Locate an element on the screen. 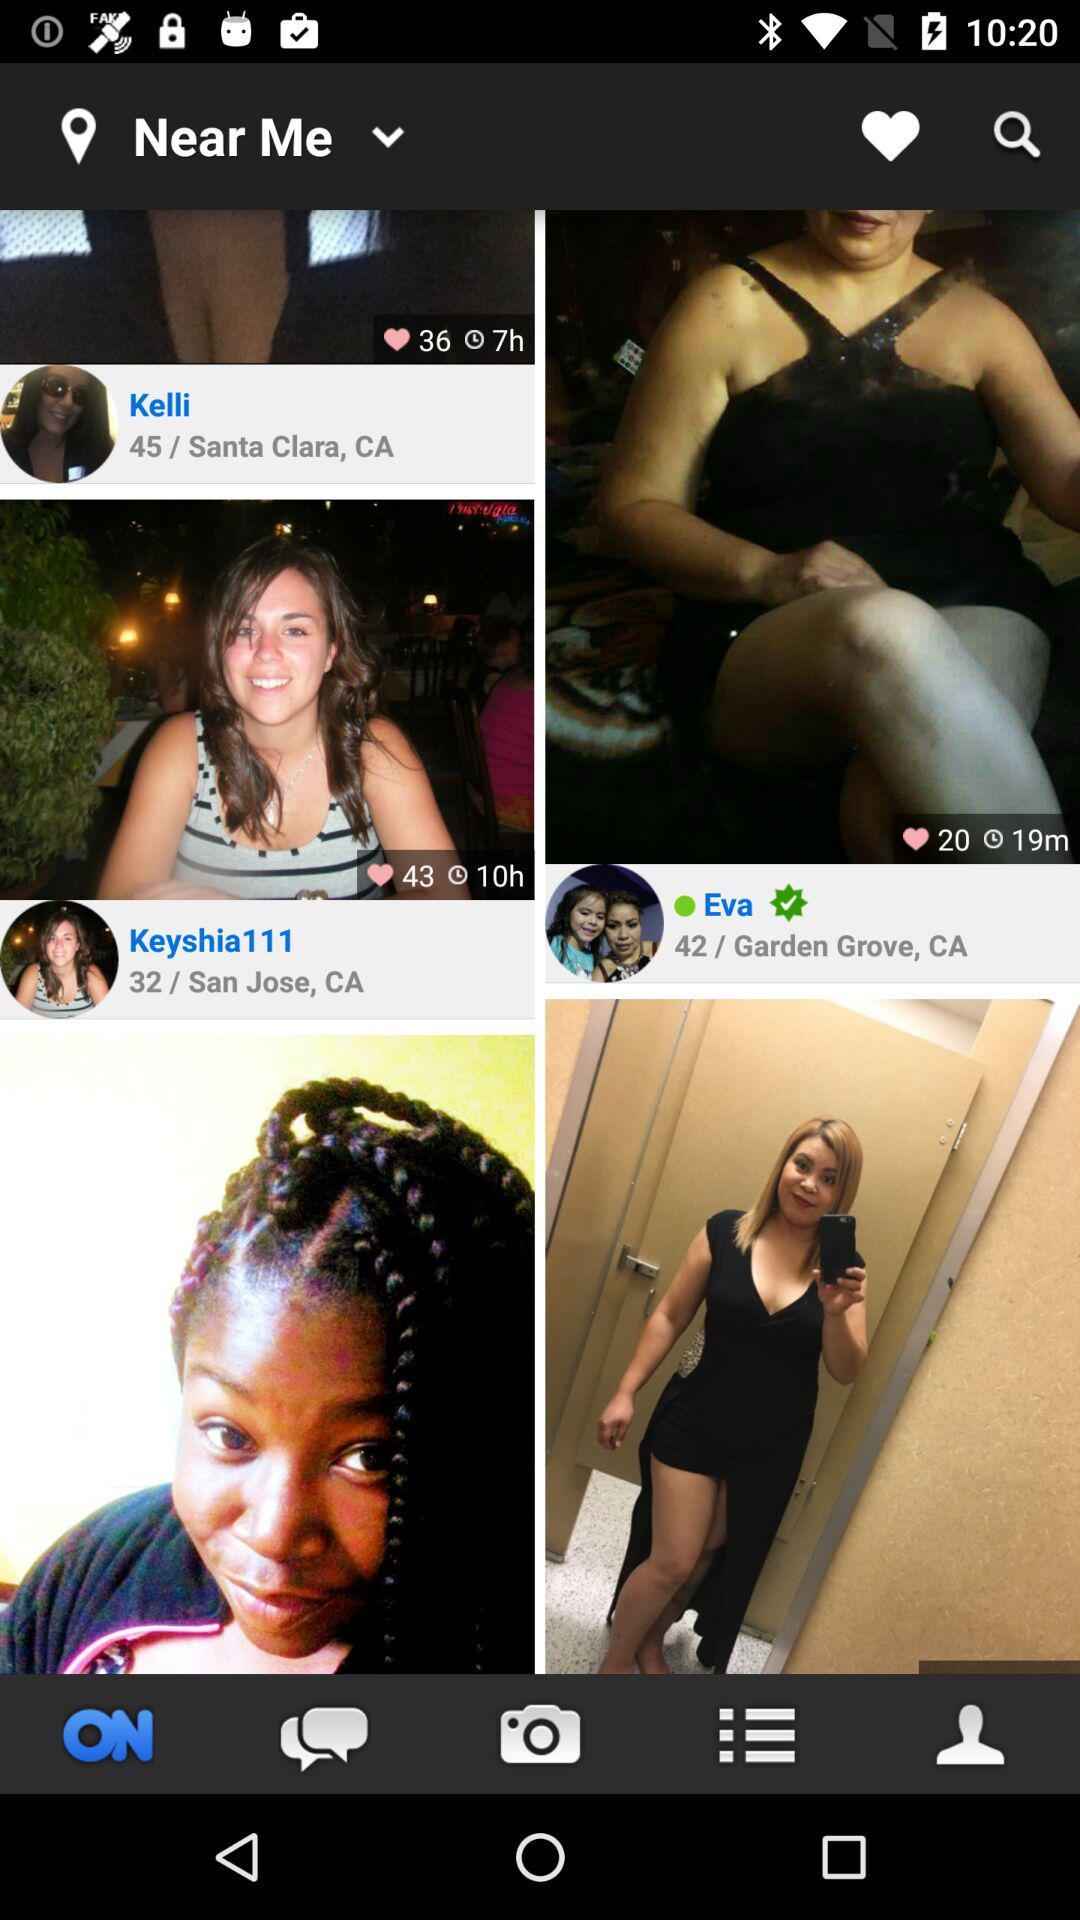  visit your profile is located at coordinates (971, 1733).